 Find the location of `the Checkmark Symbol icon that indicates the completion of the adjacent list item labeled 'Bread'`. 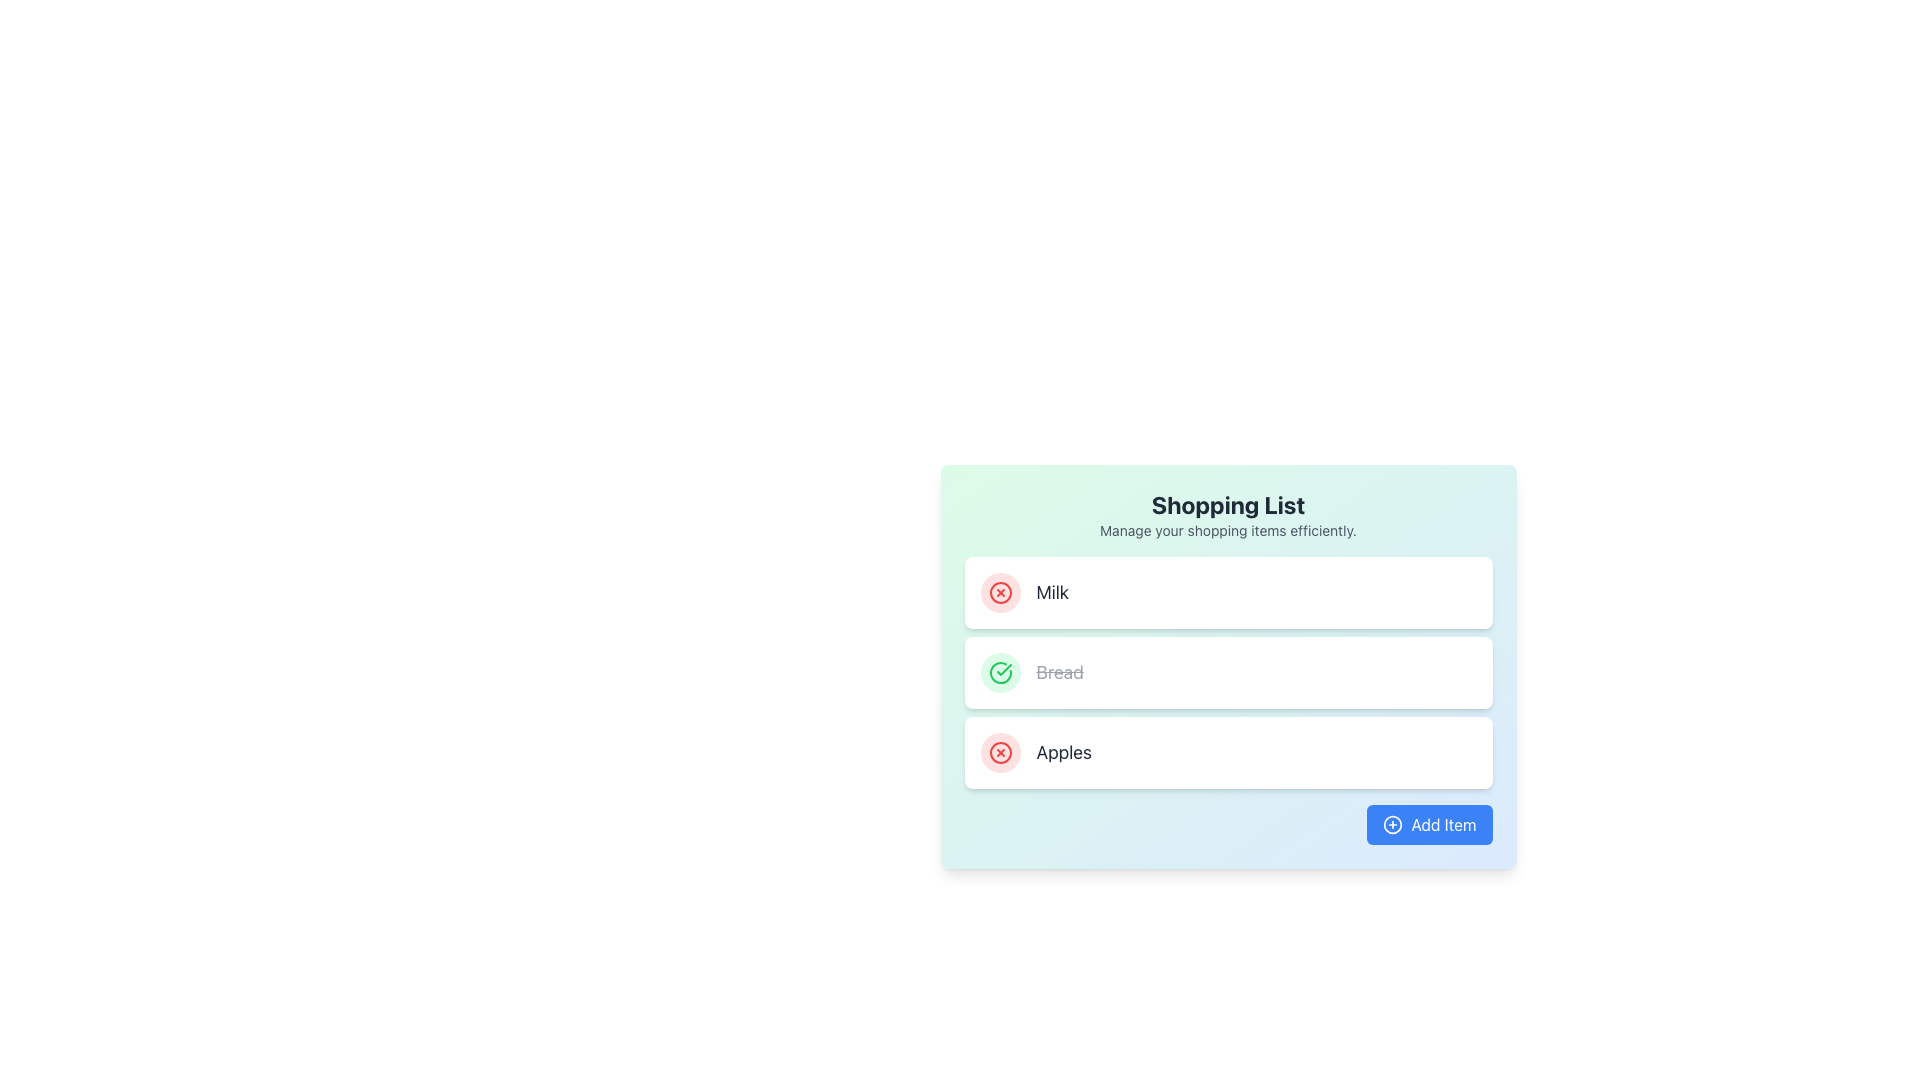

the Checkmark Symbol icon that indicates the completion of the adjacent list item labeled 'Bread' is located at coordinates (1003, 670).